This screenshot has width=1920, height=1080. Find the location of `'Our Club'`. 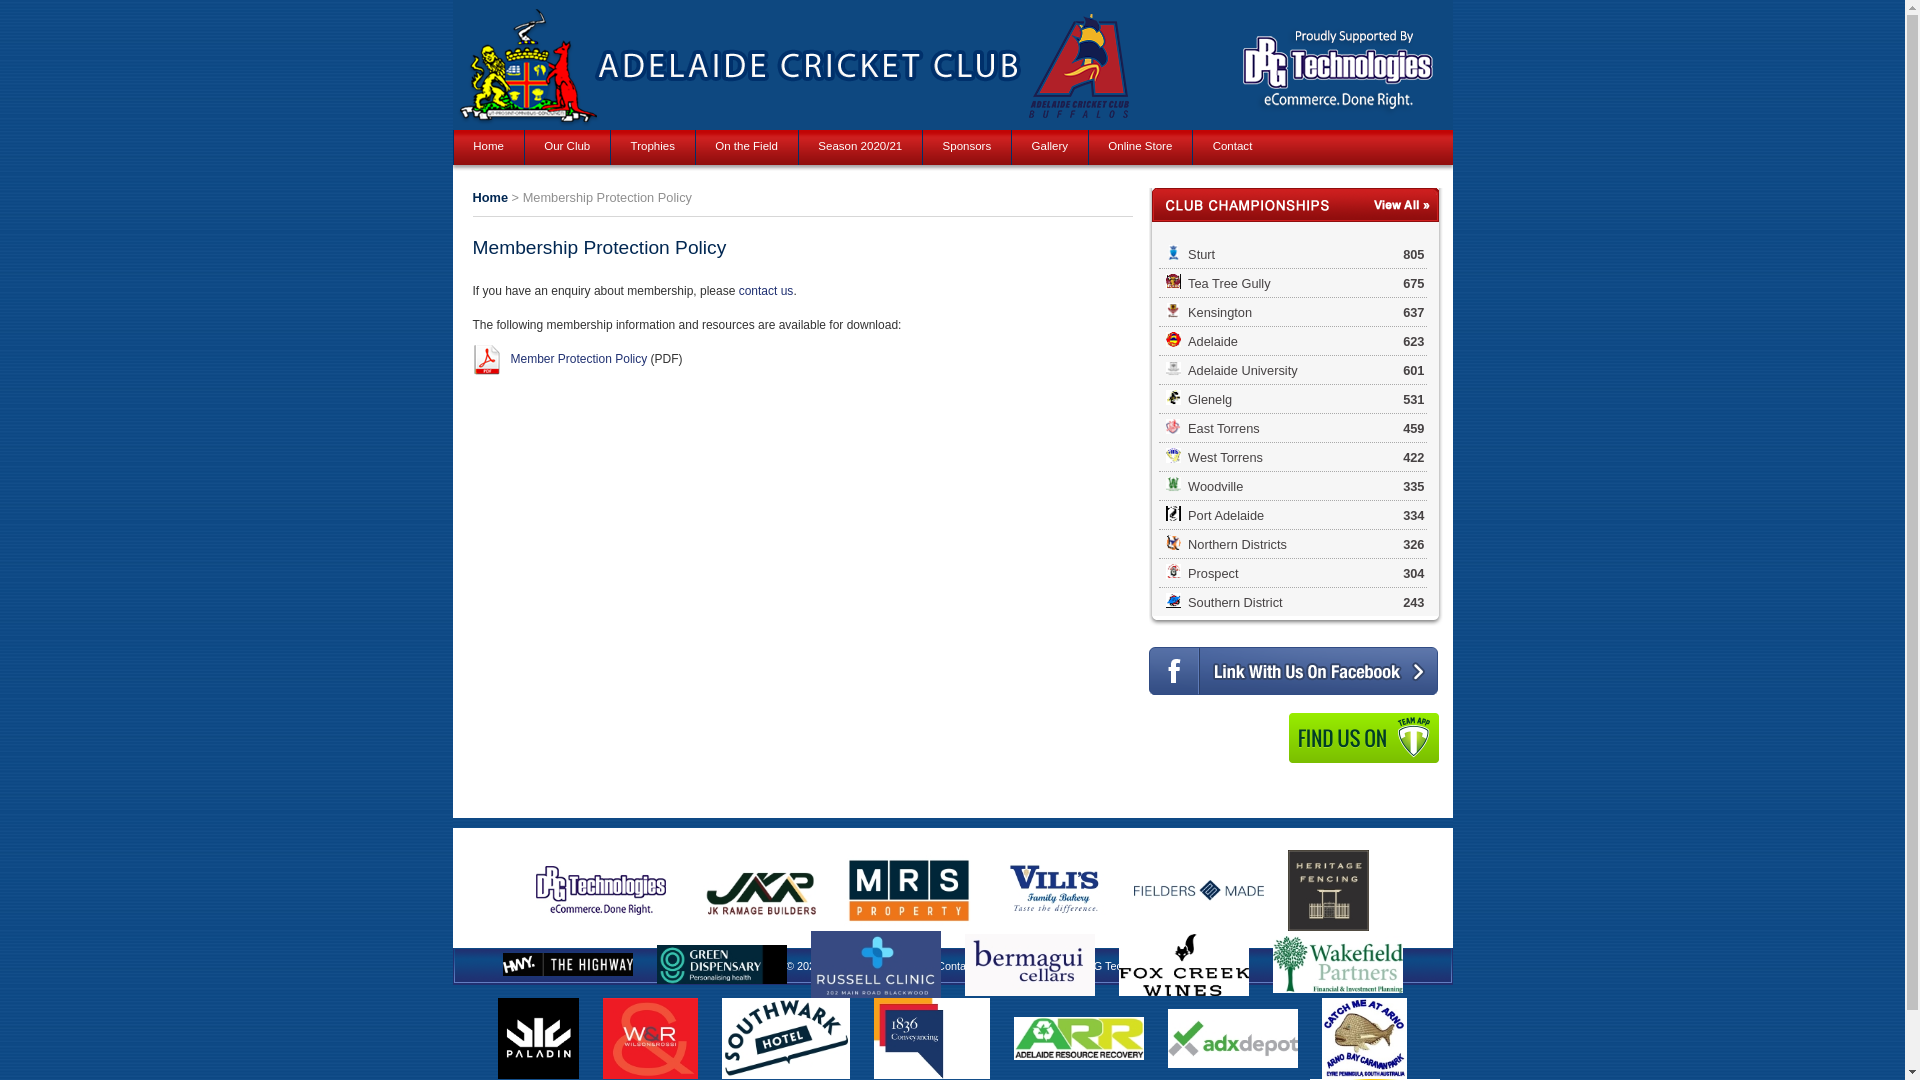

'Our Club' is located at coordinates (566, 145).